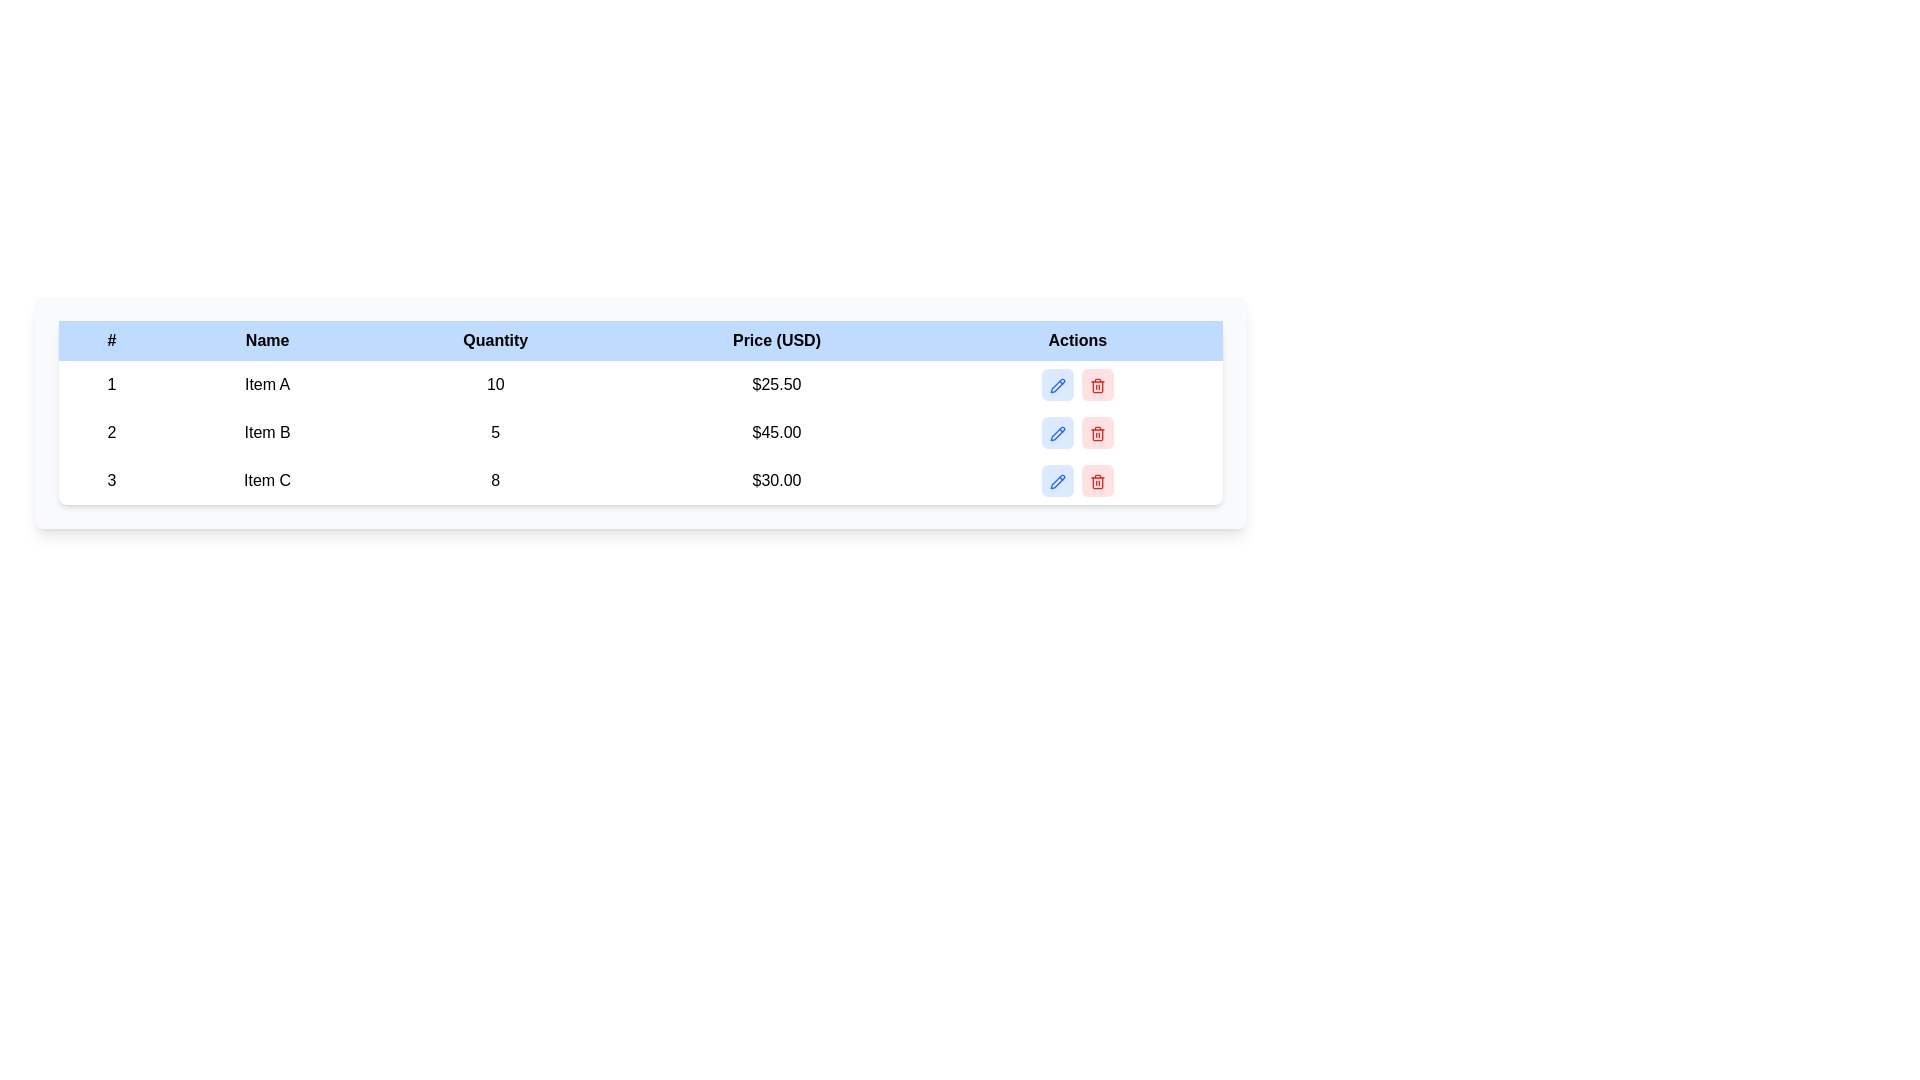 The height and width of the screenshot is (1080, 1920). Describe the element at coordinates (110, 385) in the screenshot. I see `the first row of the table by interacting with the leftmost cell containing the text '1'` at that location.